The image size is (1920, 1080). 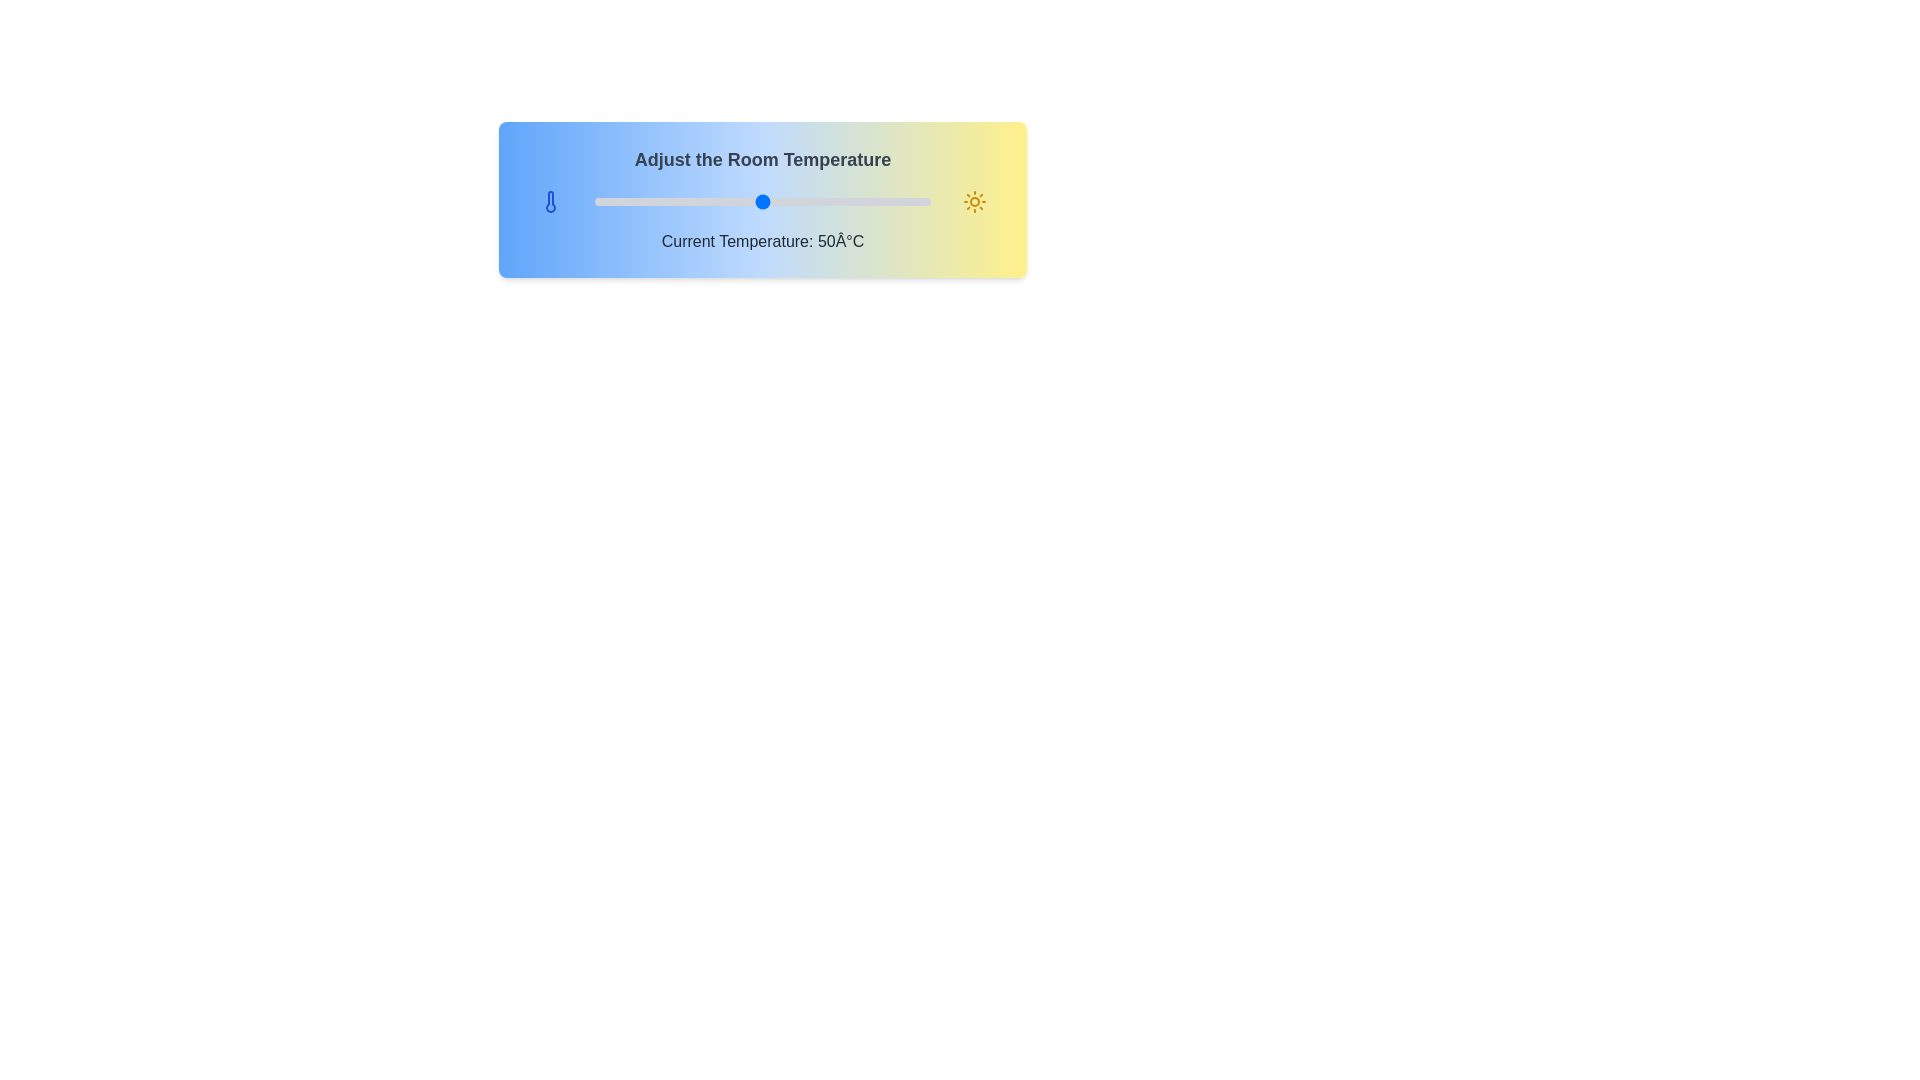 What do you see at coordinates (765, 201) in the screenshot?
I see `the temperature slider to 51°C` at bounding box center [765, 201].